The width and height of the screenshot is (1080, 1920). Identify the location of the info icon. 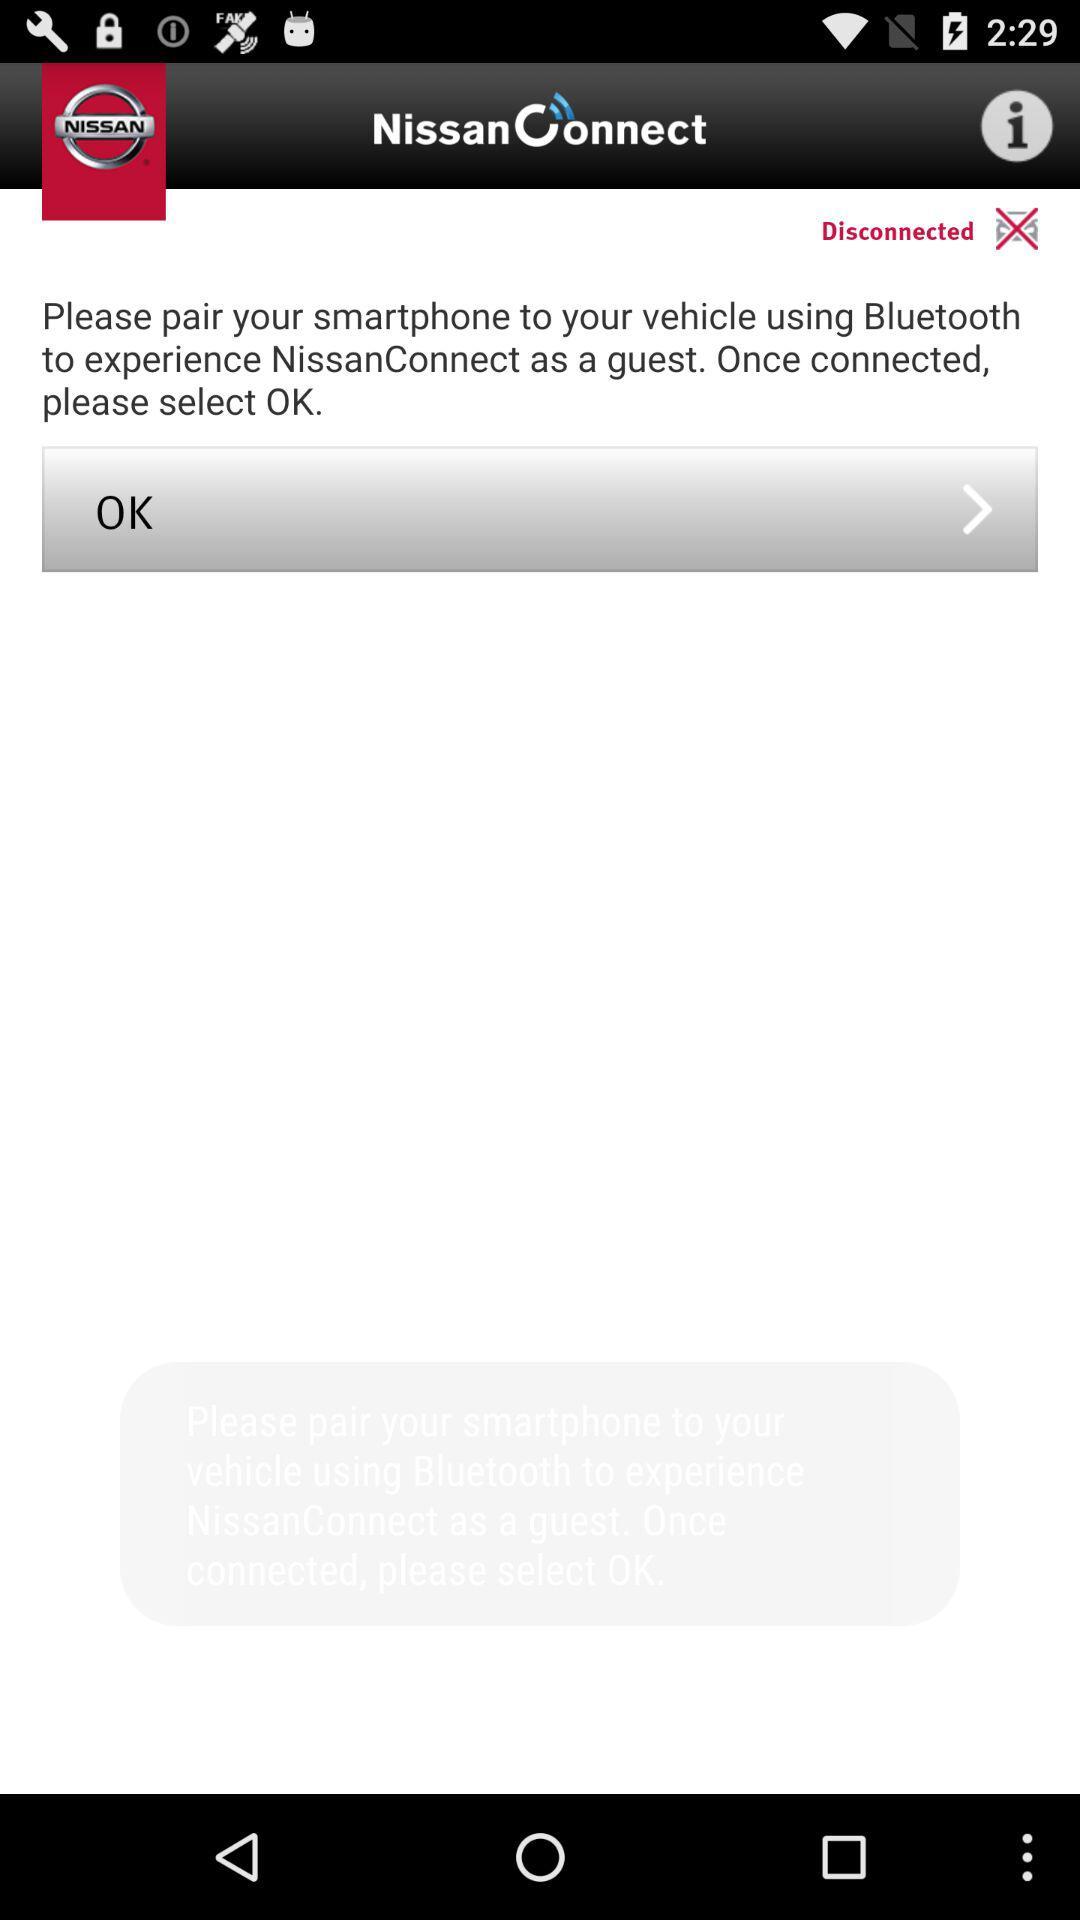
(1017, 133).